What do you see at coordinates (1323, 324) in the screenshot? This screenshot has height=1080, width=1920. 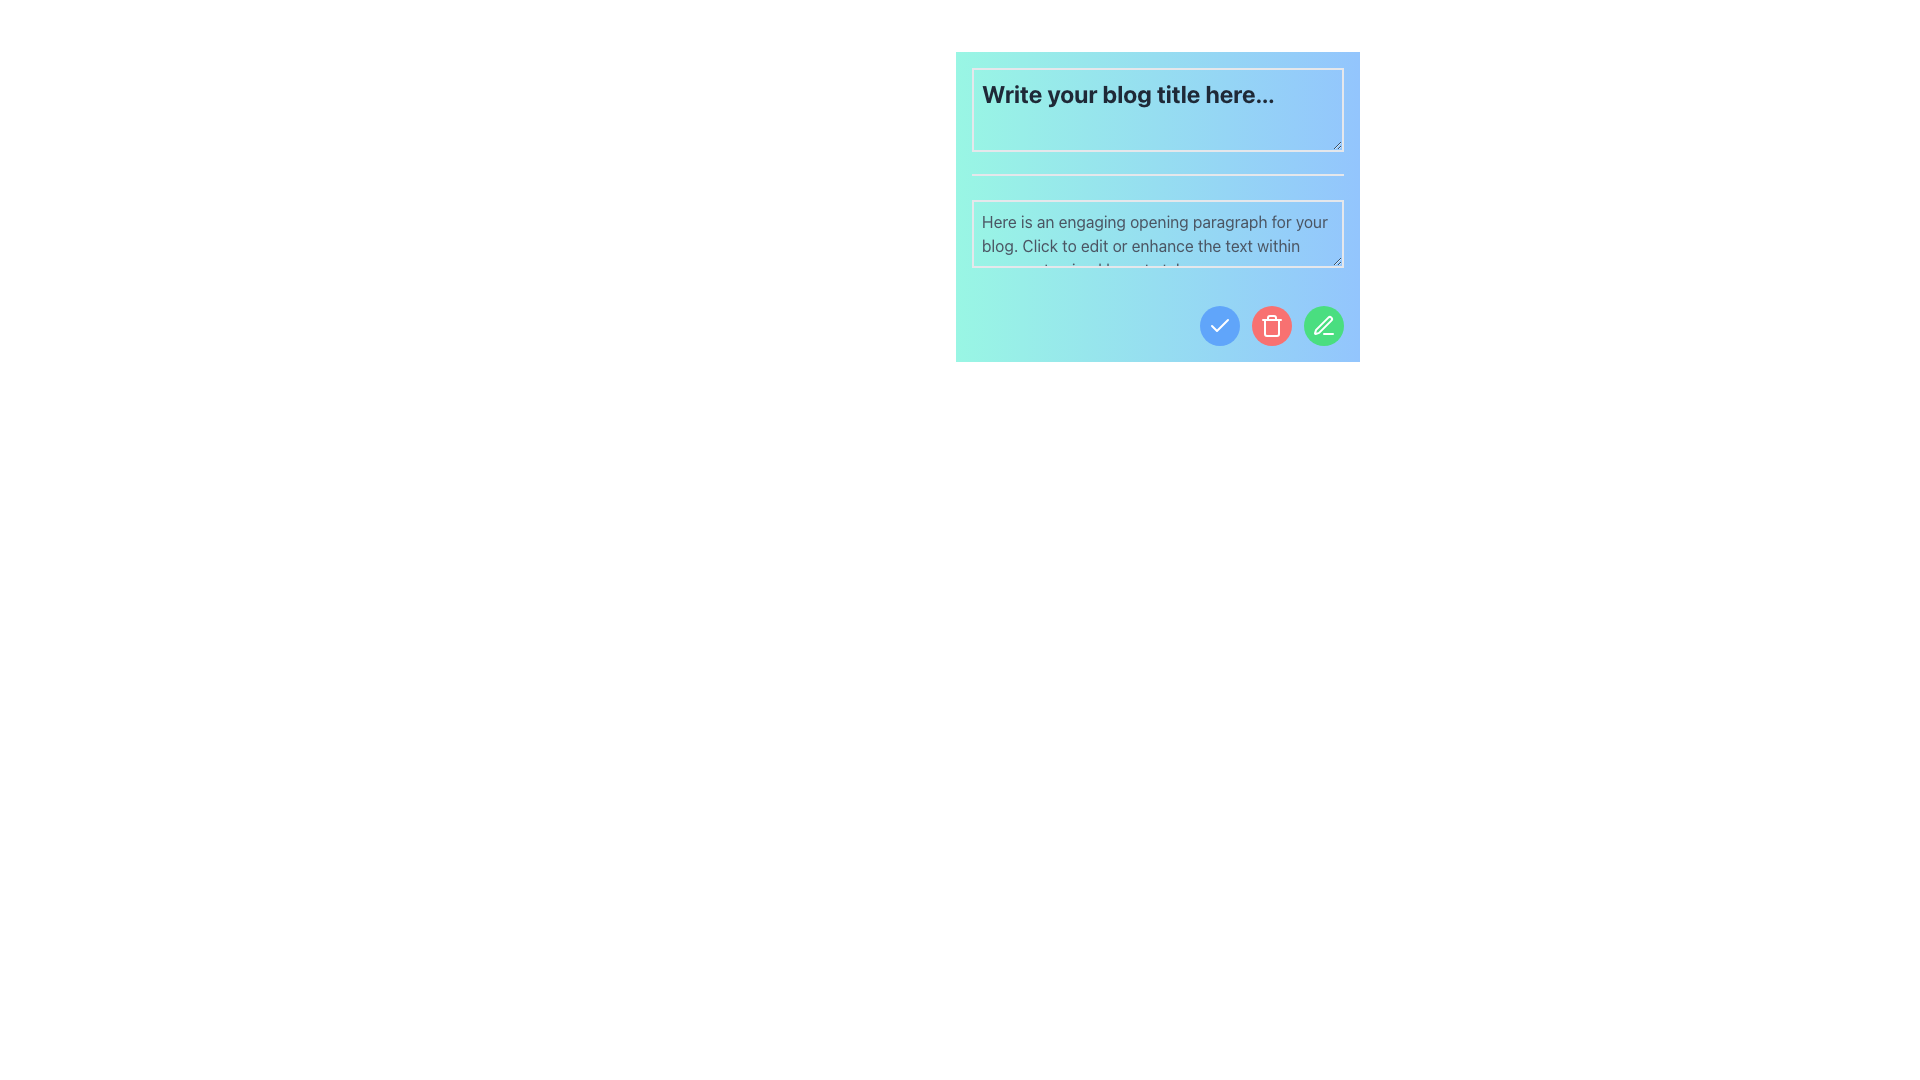 I see `the green circular button with a white pen icon located at the bottom-right of the card interface to initiate the edit functionality` at bounding box center [1323, 324].